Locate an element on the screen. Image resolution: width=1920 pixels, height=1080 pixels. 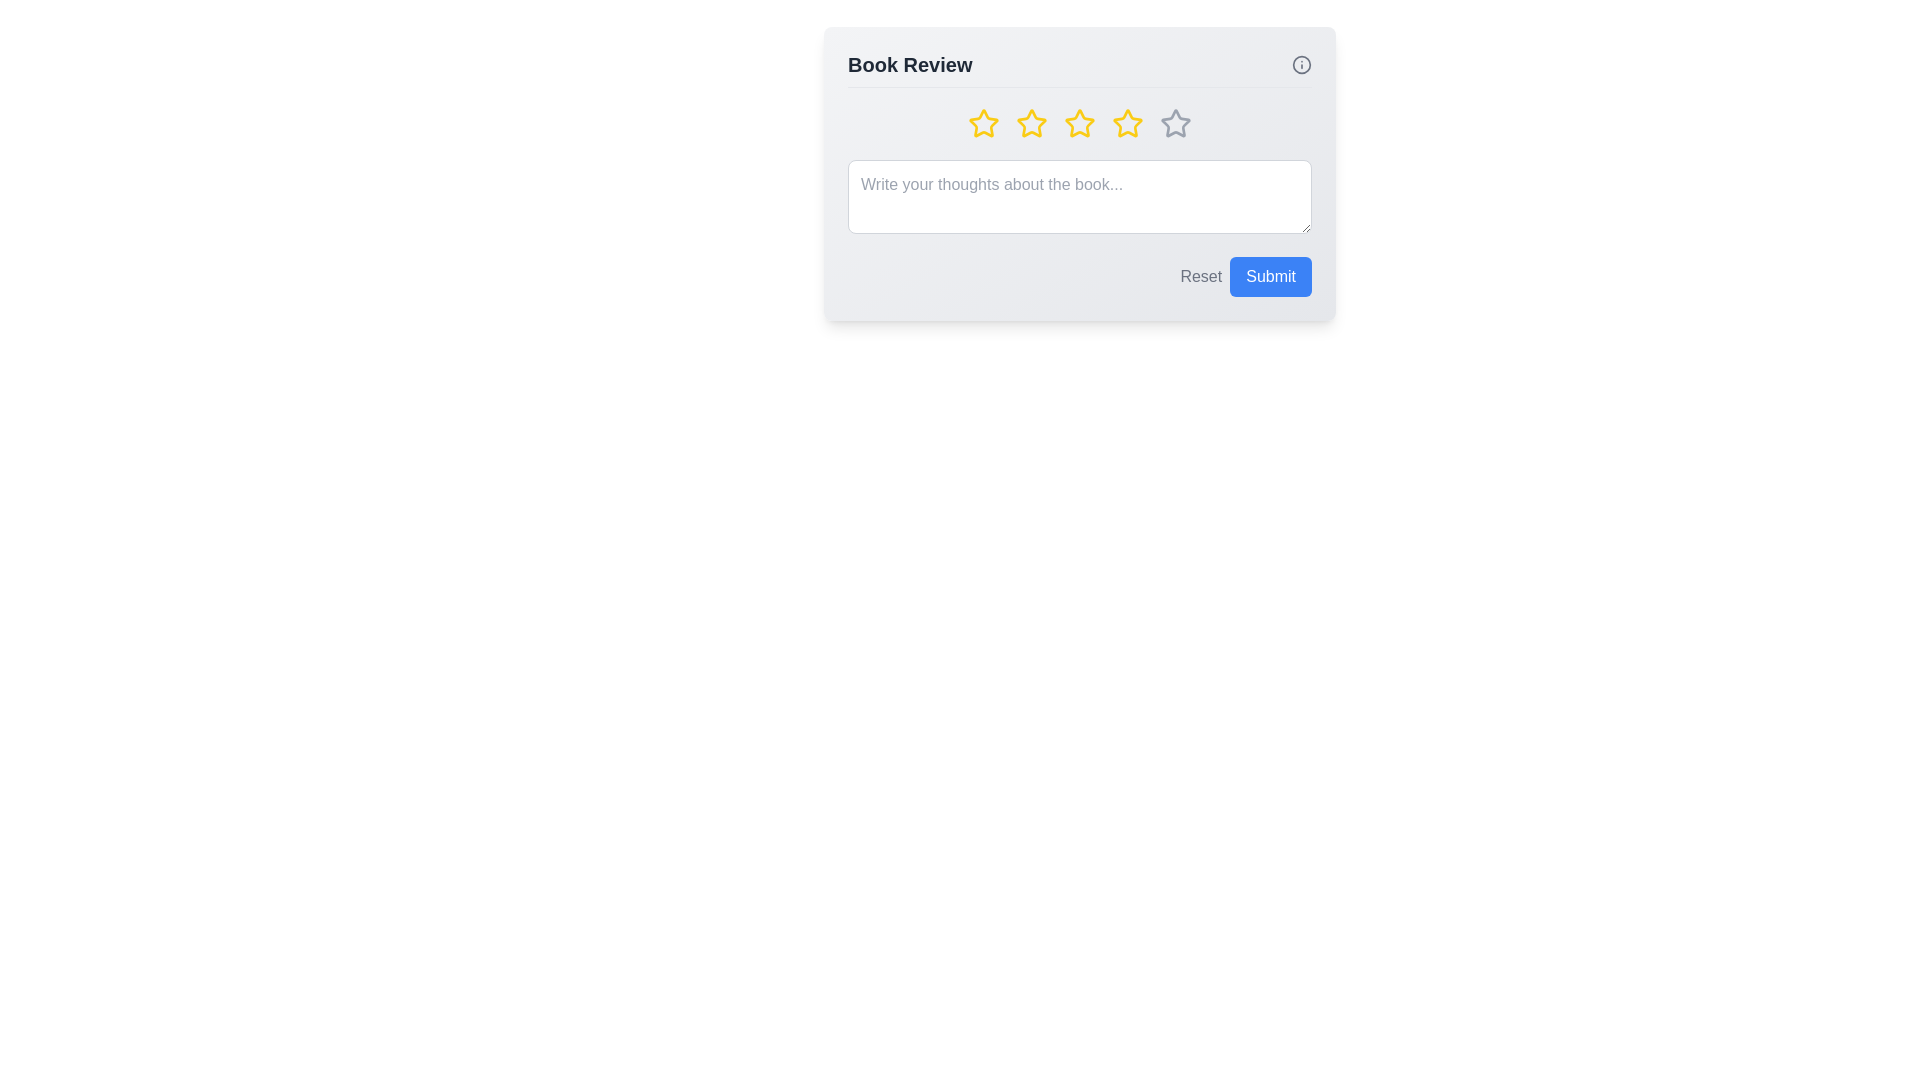
the star corresponding to the desired rating 2 is located at coordinates (1032, 123).